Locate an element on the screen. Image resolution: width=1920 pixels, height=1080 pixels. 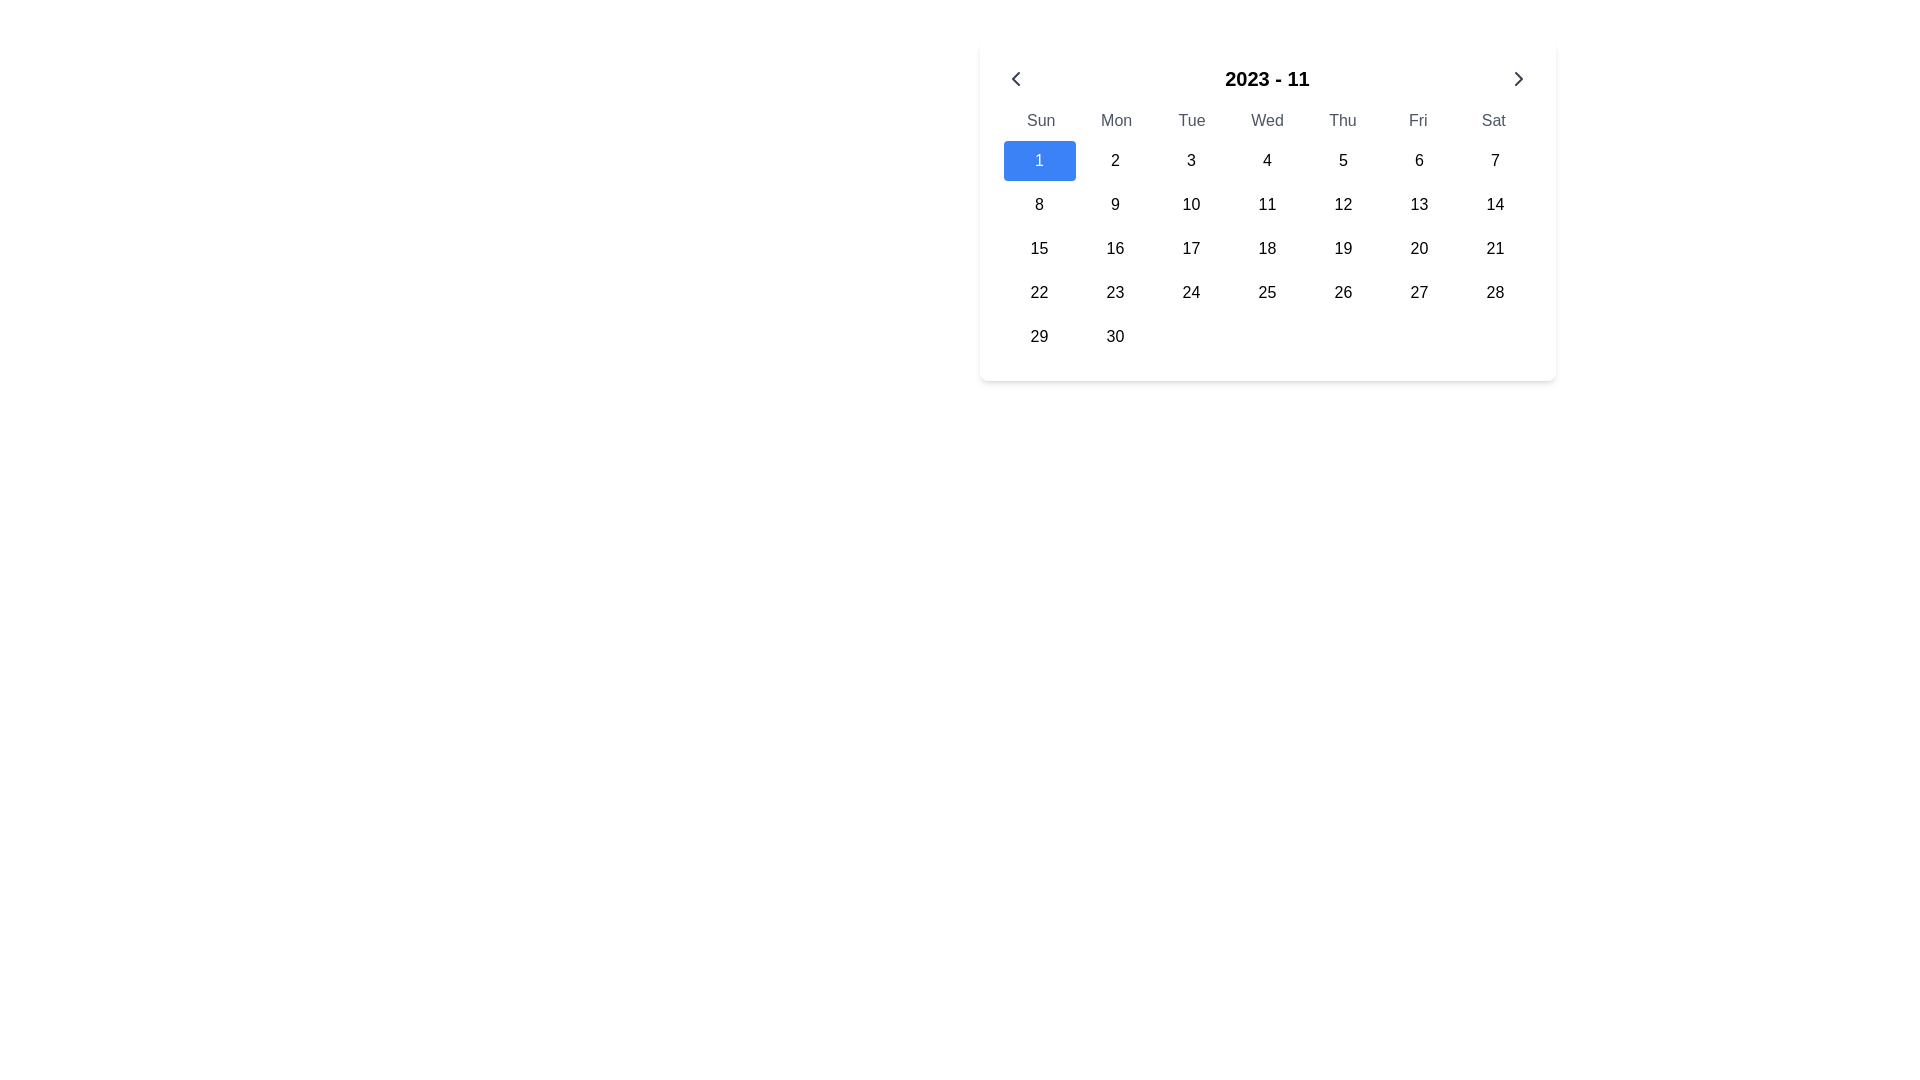
the right navigation chevron icon, which is a triangular arrowhead pointing to the right, located at the top-right corner of the calendar interface next to the month and year display is located at coordinates (1519, 77).